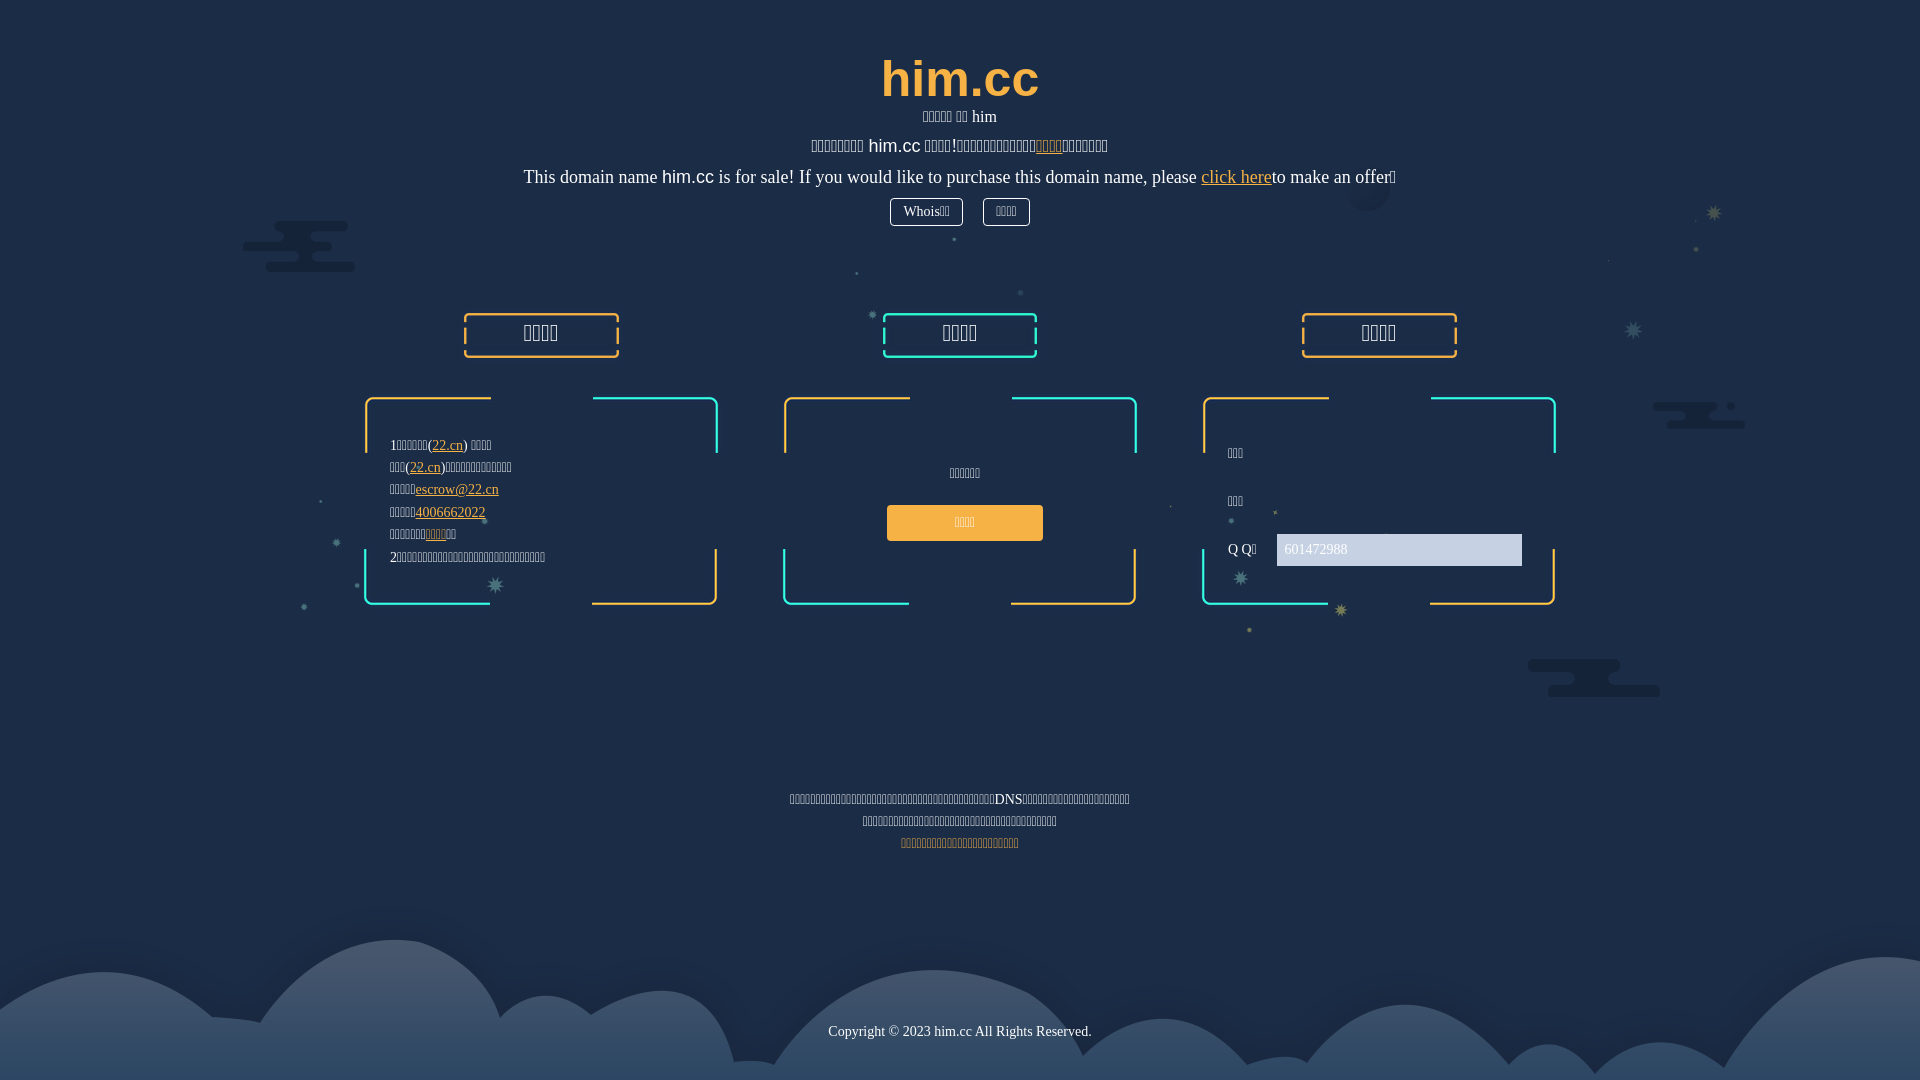 Image resolution: width=1920 pixels, height=1080 pixels. I want to click on 'click here', so click(1200, 176).